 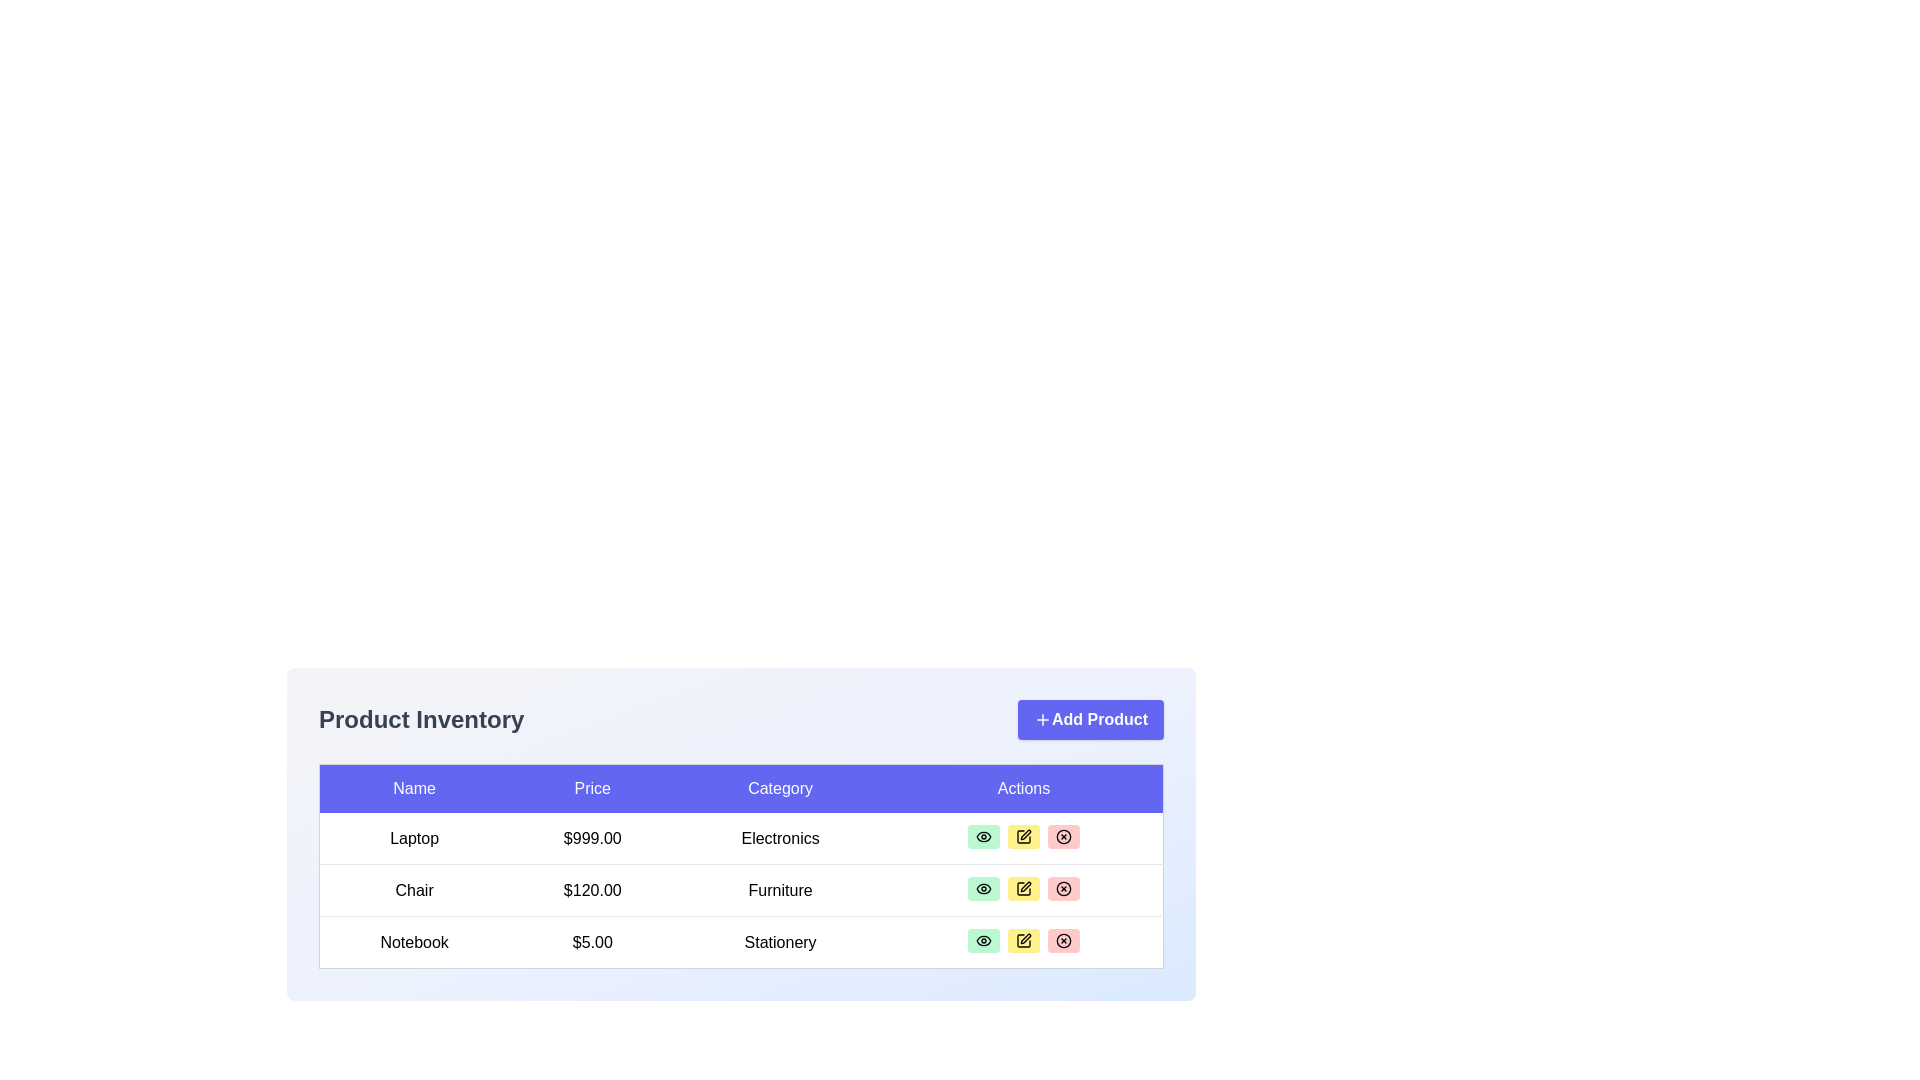 I want to click on the eye icon in the 'Actions' column of the 'Product Inventory' table, located in the third row associated with the 'Notebook' item, to trigger the visual effect, so click(x=983, y=941).